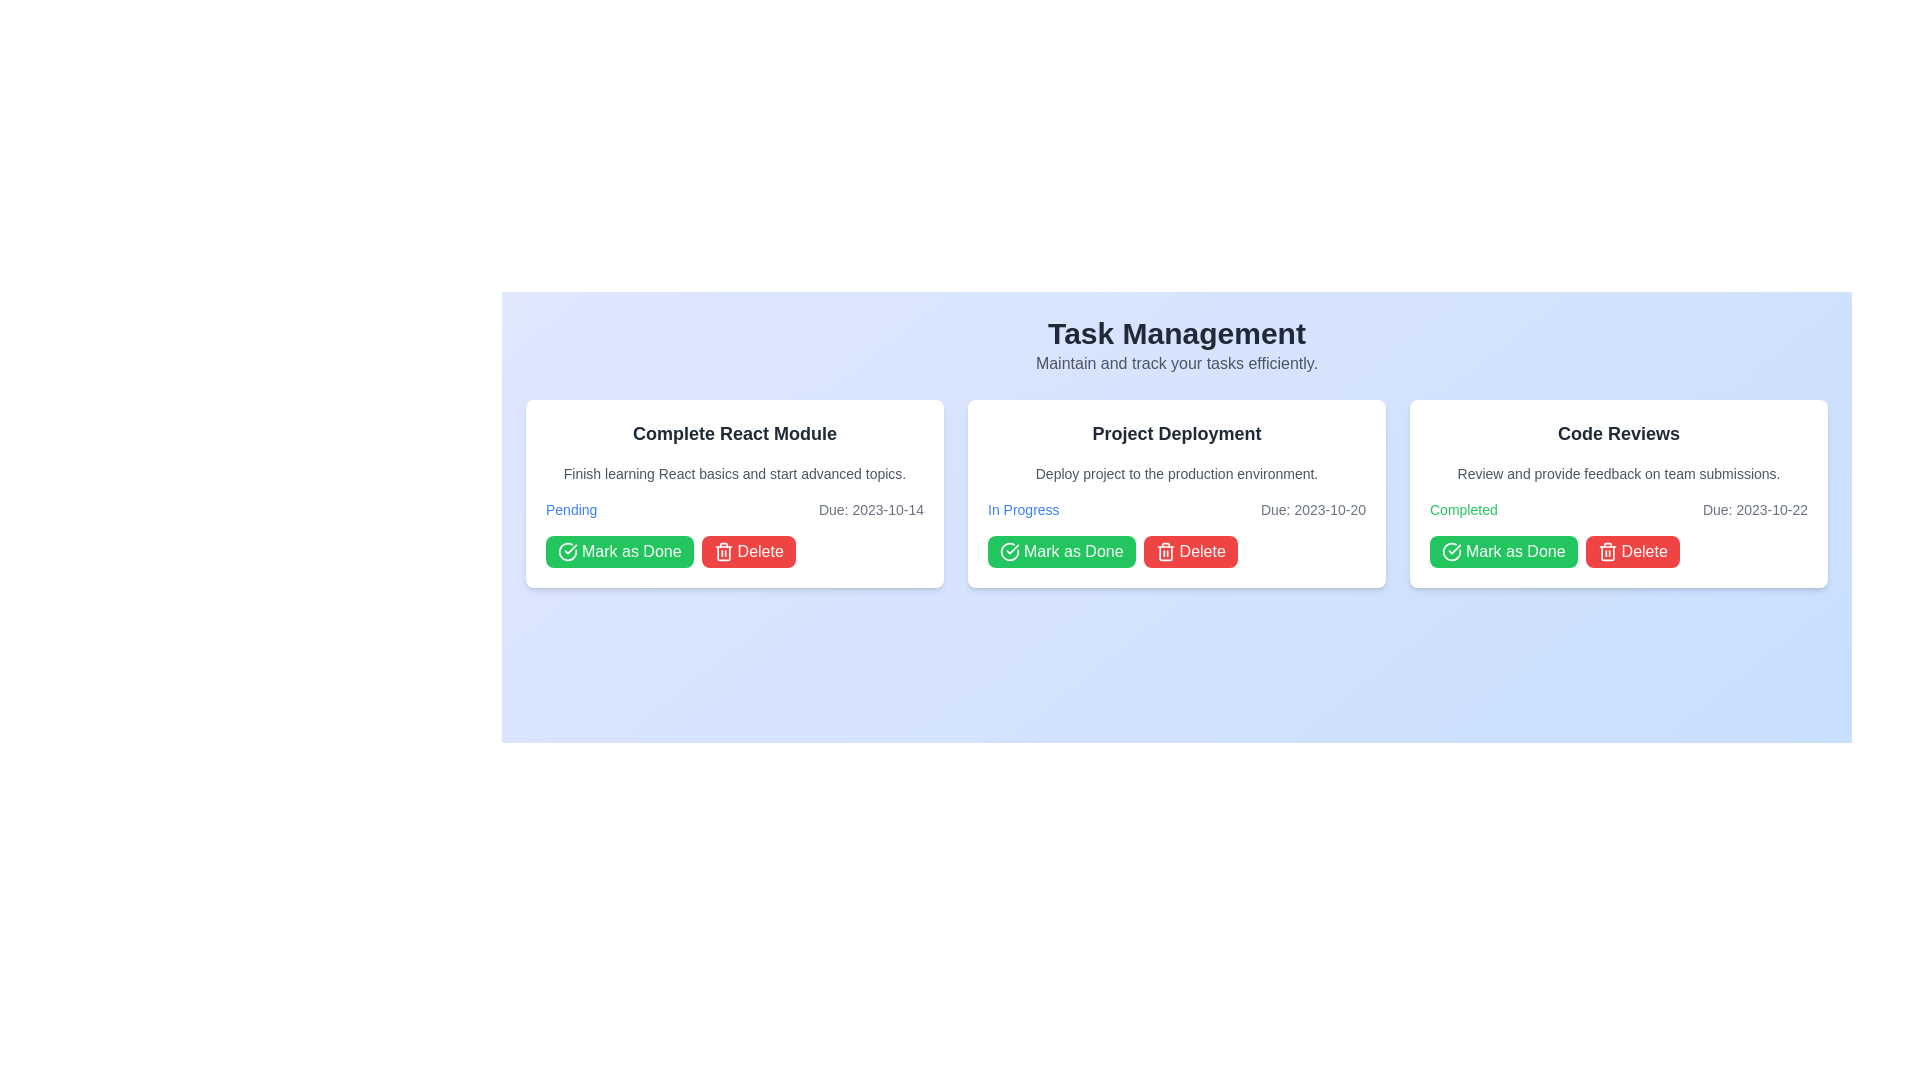  I want to click on the green circular icon with a check mark inside, which is positioned next to the text 'Mark as Done' in the bottom-left area of the card labeled 'Complete React Module', so click(566, 551).